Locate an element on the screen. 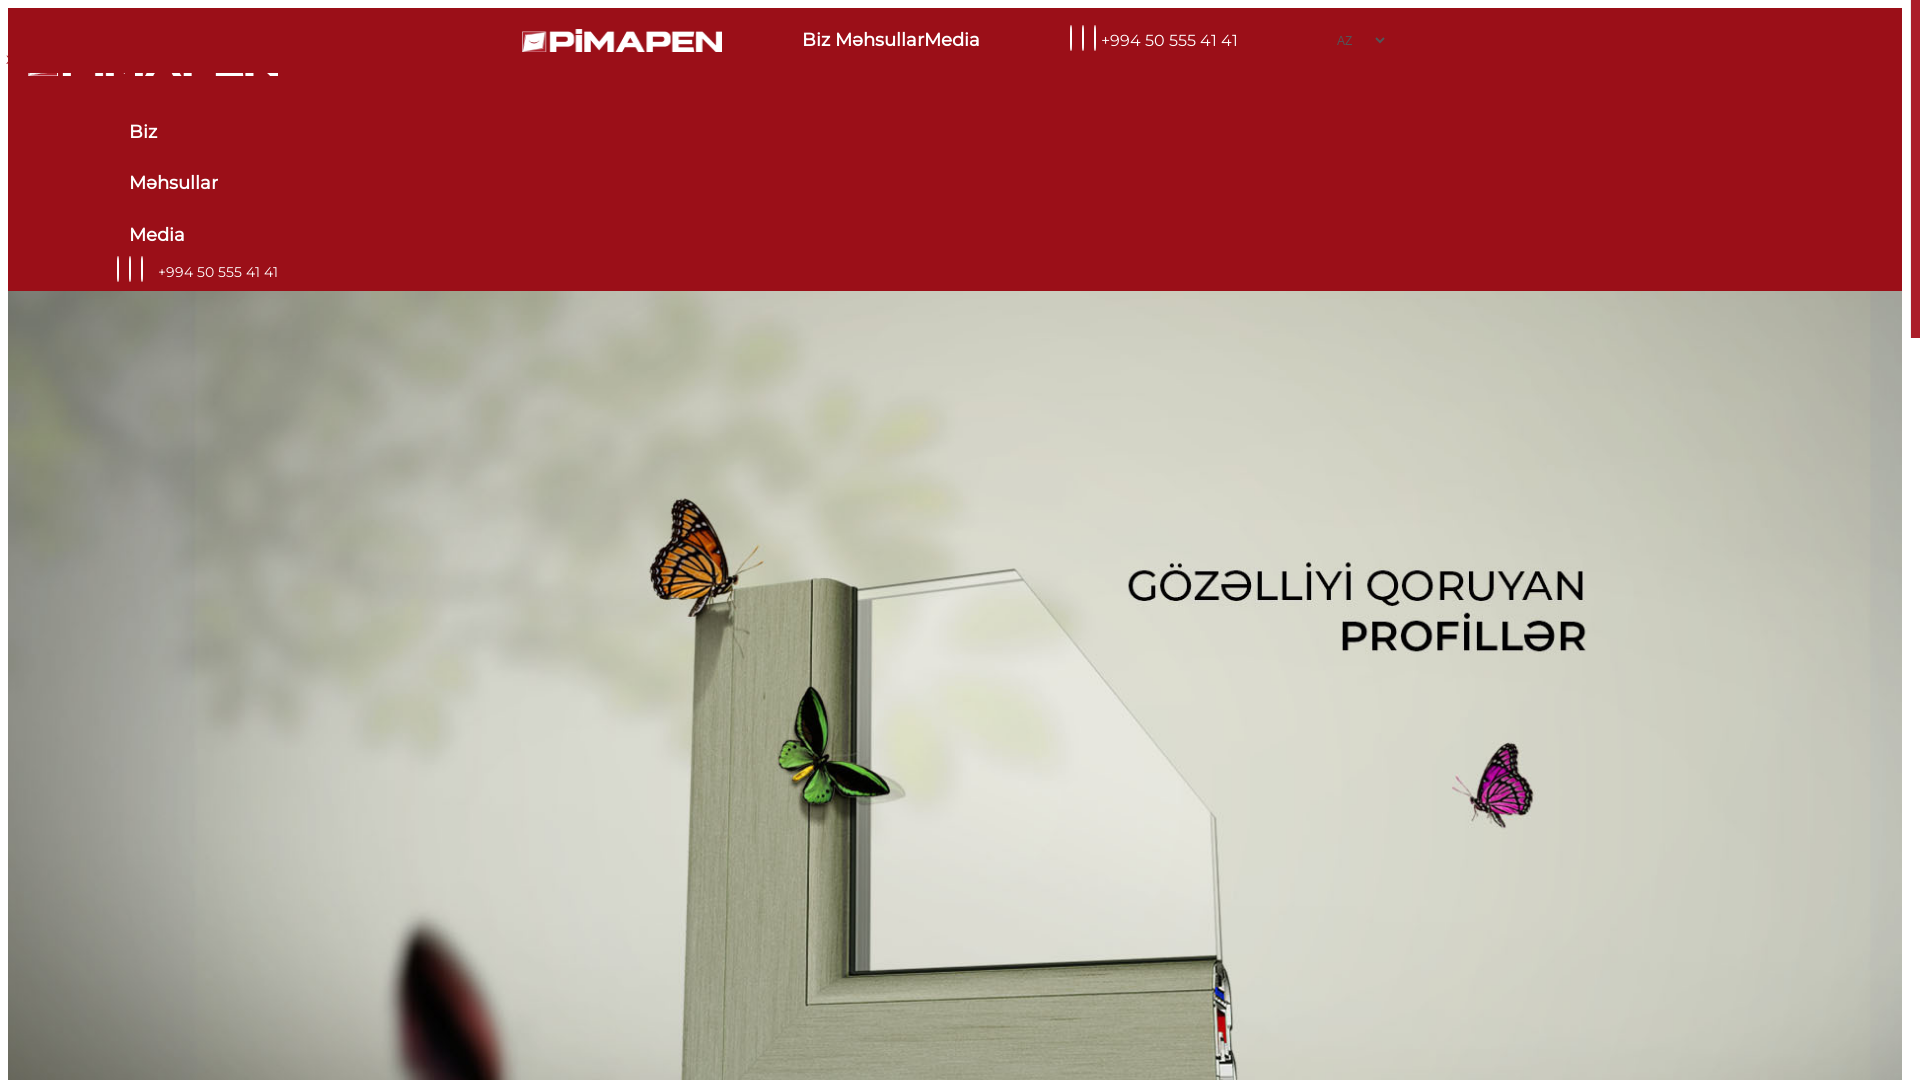 The image size is (1920, 1080). 'SHOWROOM' is located at coordinates (207, 58).